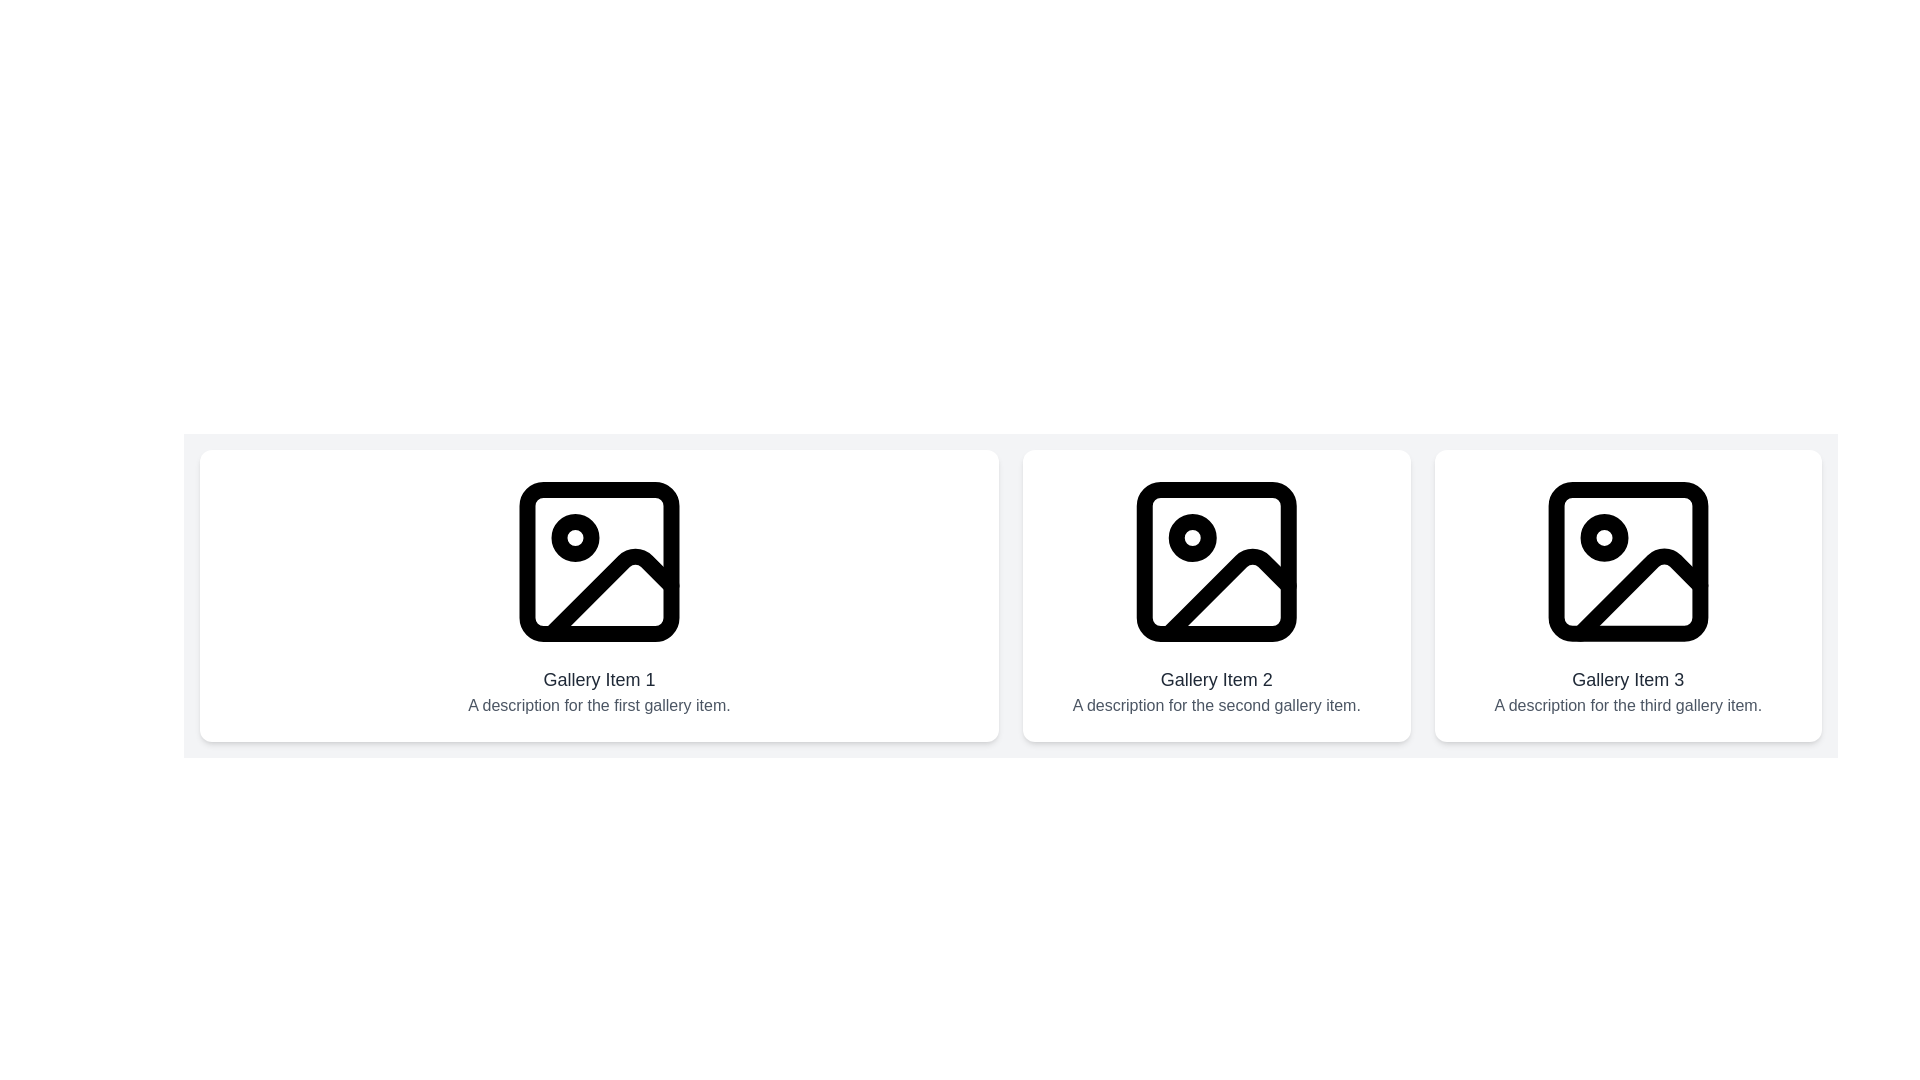  Describe the element at coordinates (1628, 704) in the screenshot. I see `the text label displaying 'A description for the third gallery item.' located below the 'Gallery Item 3' label and icon in the third gallery item section` at that location.